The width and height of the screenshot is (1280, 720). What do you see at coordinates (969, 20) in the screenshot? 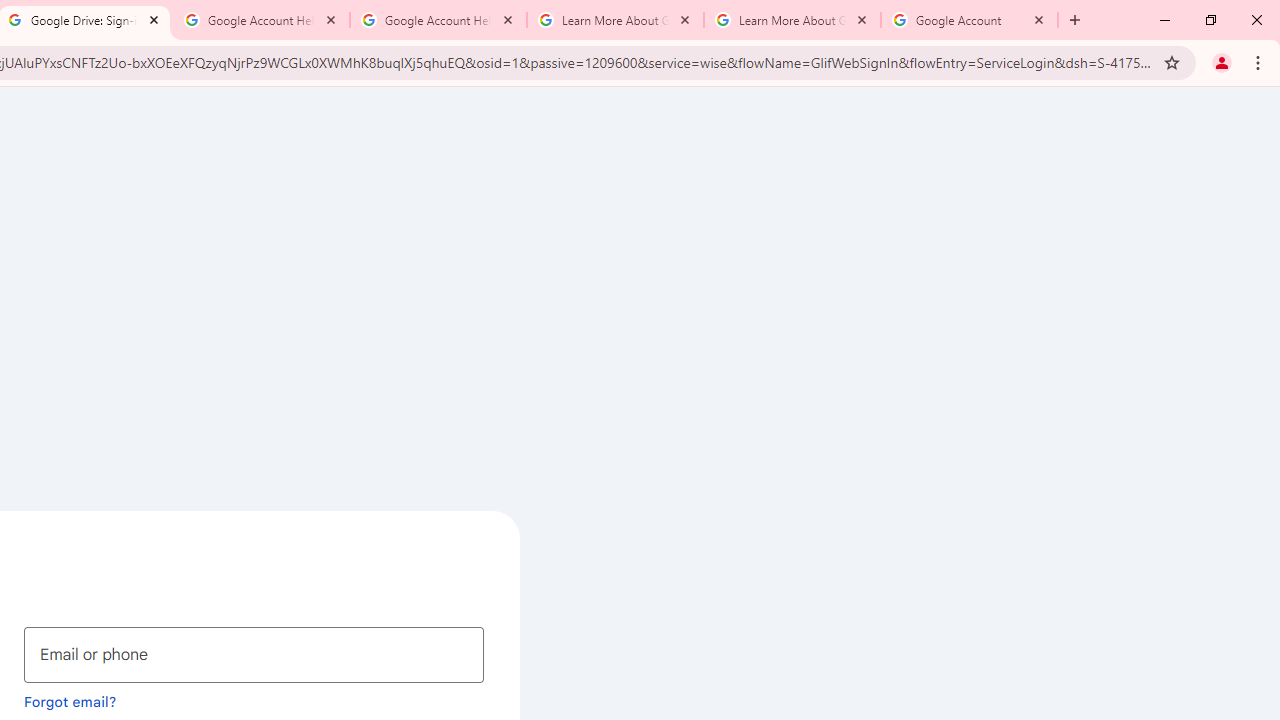
I see `'Google Account'` at bounding box center [969, 20].